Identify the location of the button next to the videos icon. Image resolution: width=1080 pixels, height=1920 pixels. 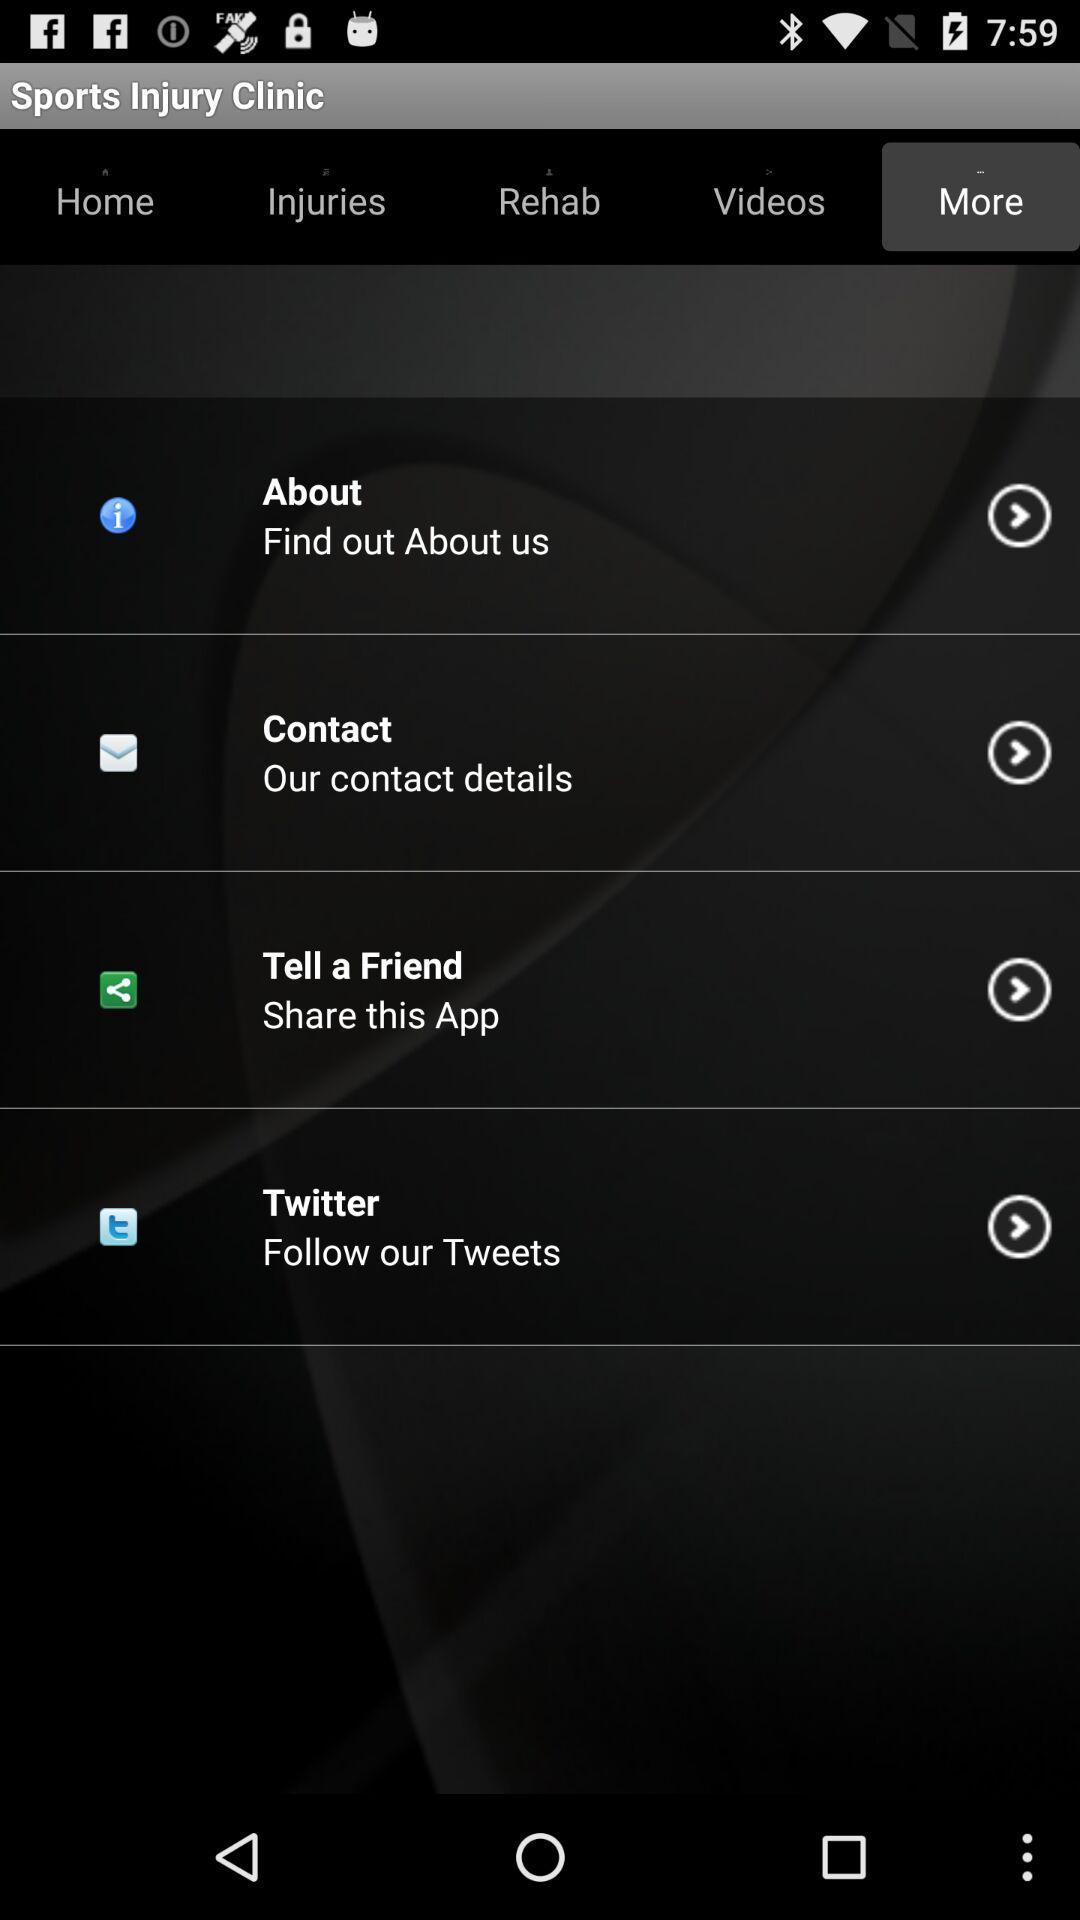
(549, 196).